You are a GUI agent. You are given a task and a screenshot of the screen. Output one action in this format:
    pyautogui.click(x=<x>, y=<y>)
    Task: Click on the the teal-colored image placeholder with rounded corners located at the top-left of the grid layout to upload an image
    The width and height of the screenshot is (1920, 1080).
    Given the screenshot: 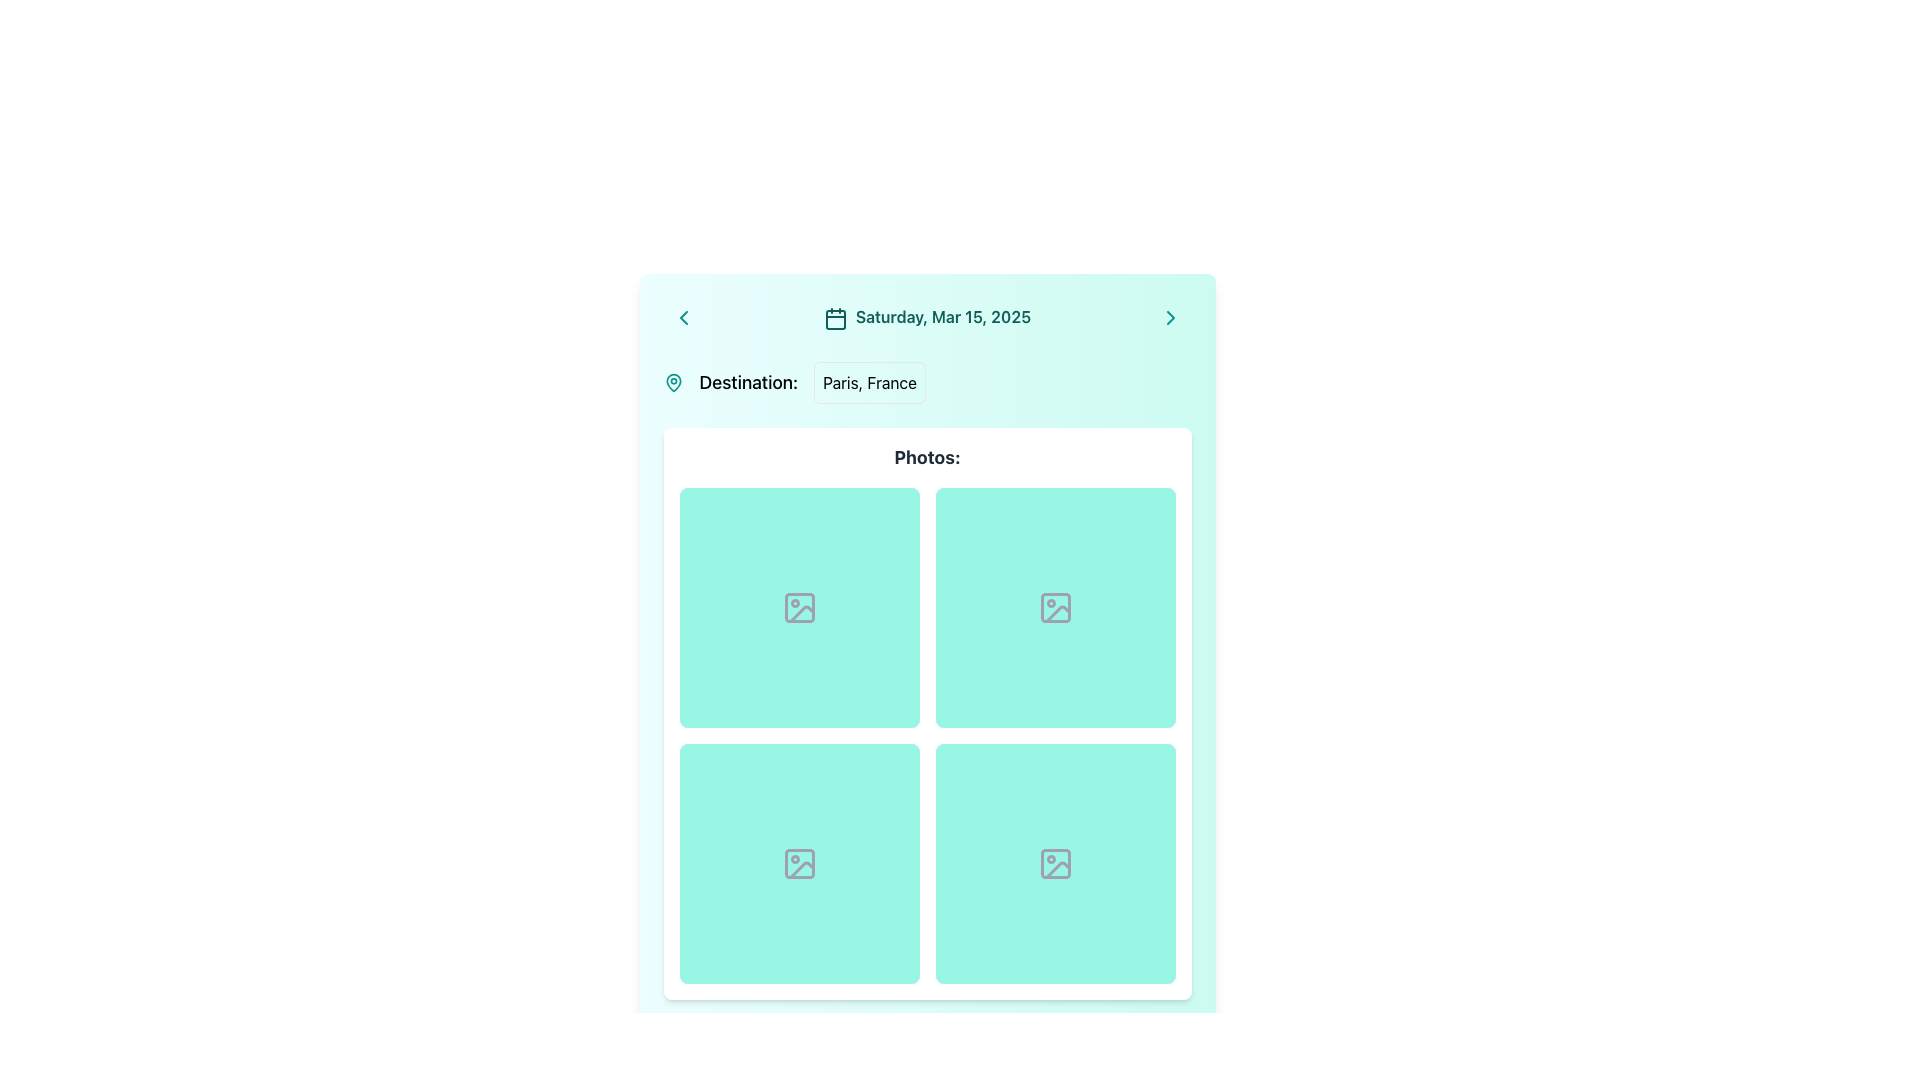 What is the action you would take?
    pyautogui.click(x=798, y=607)
    